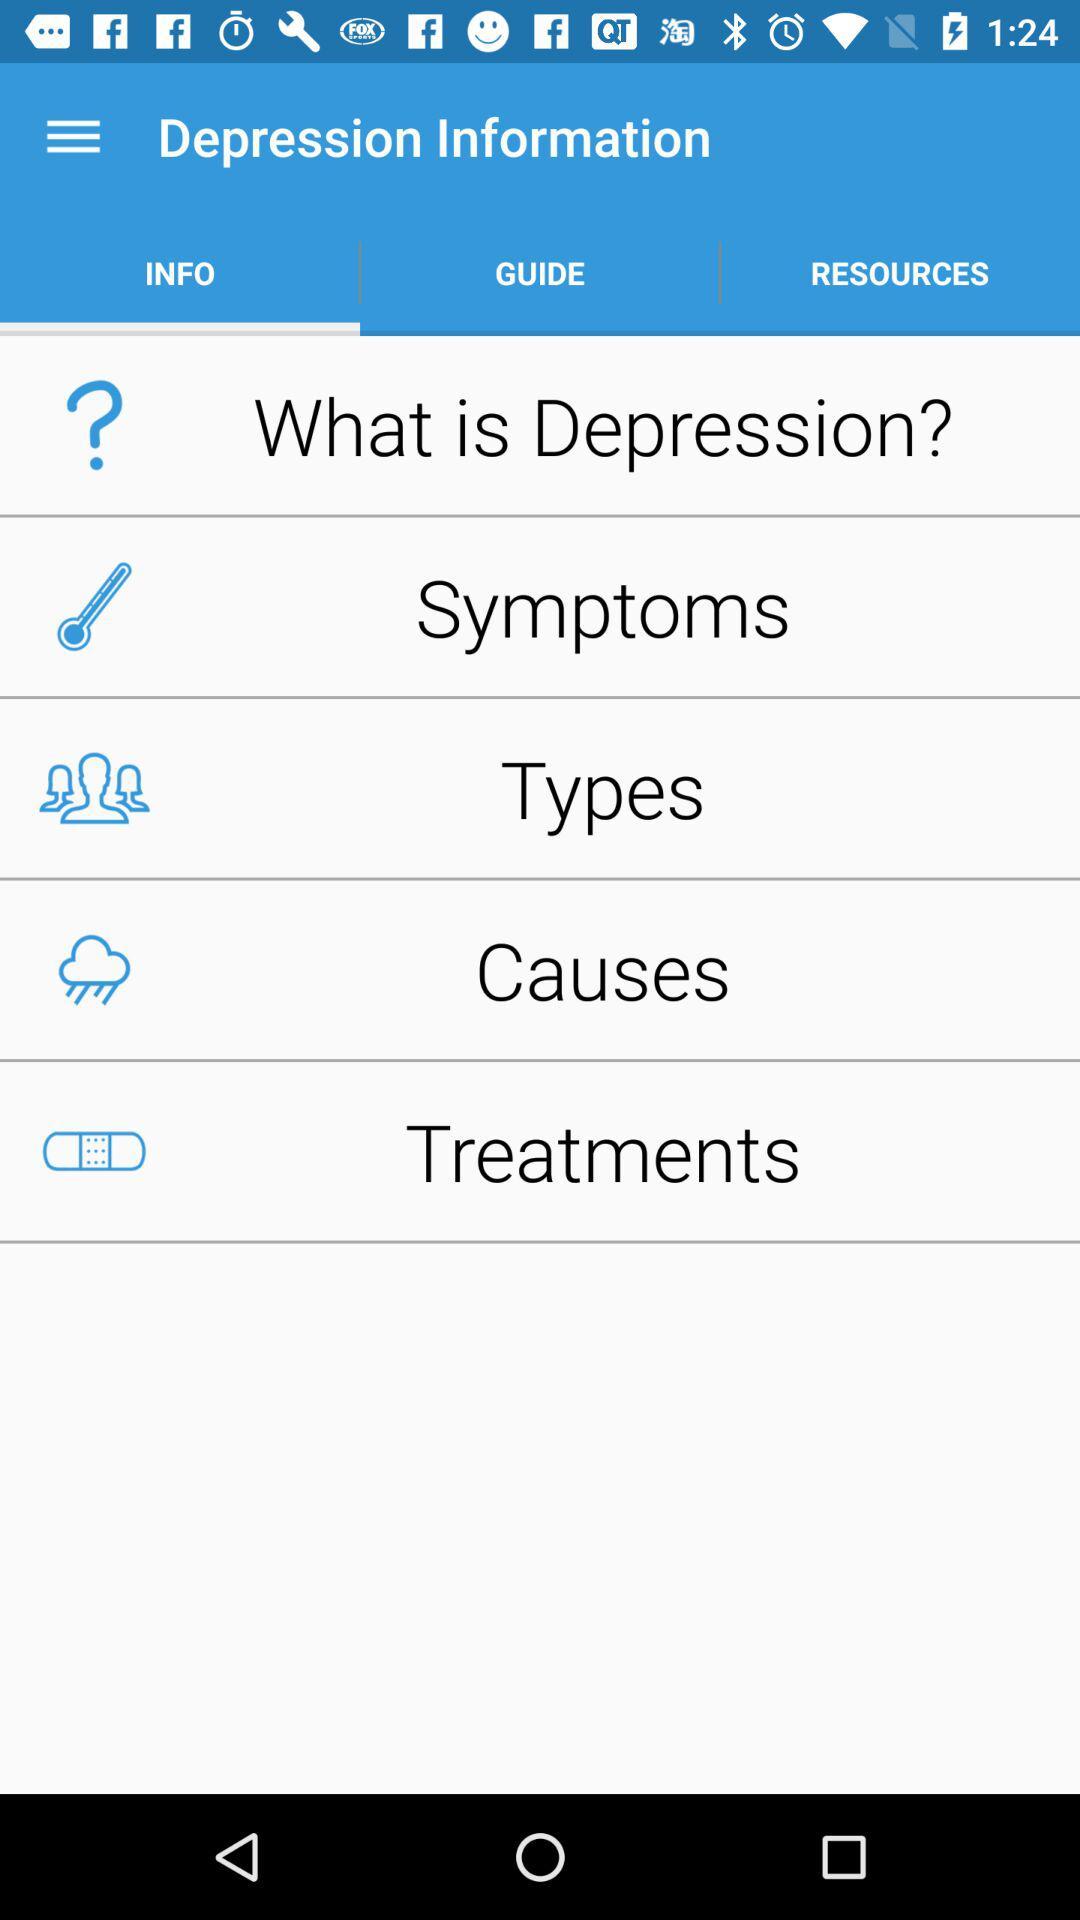 The height and width of the screenshot is (1920, 1080). I want to click on app next to the guide, so click(898, 272).